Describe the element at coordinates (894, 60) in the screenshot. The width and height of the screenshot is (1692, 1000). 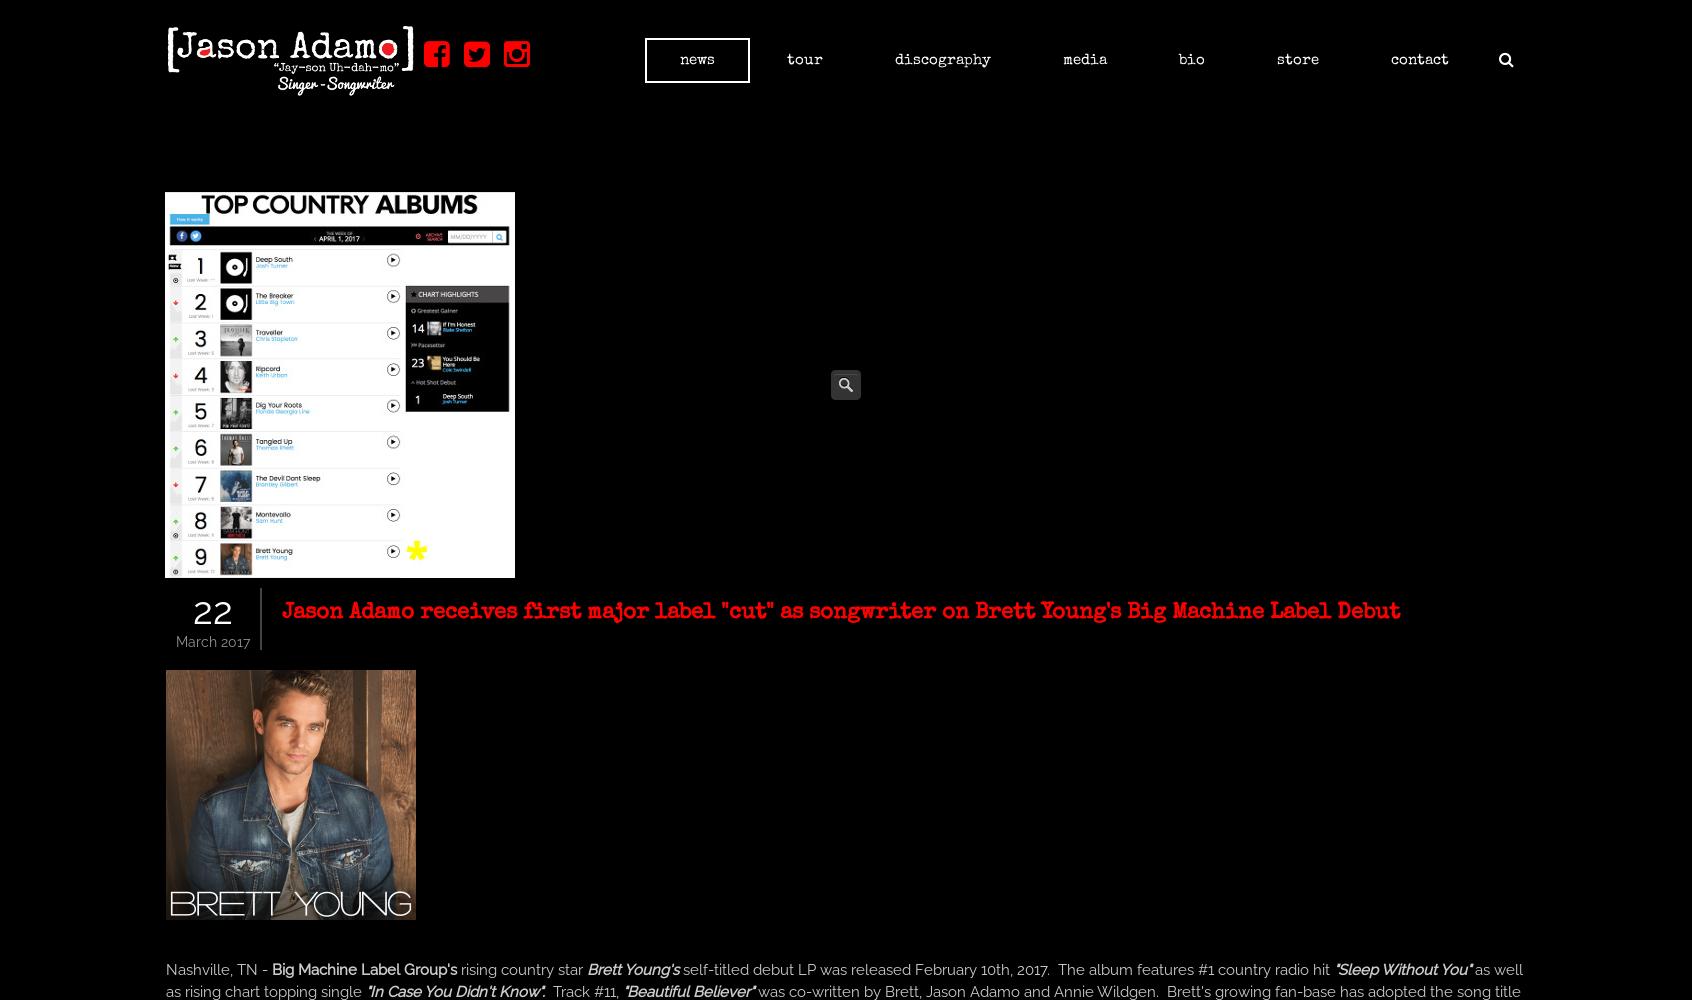
I see `'Discography'` at that location.